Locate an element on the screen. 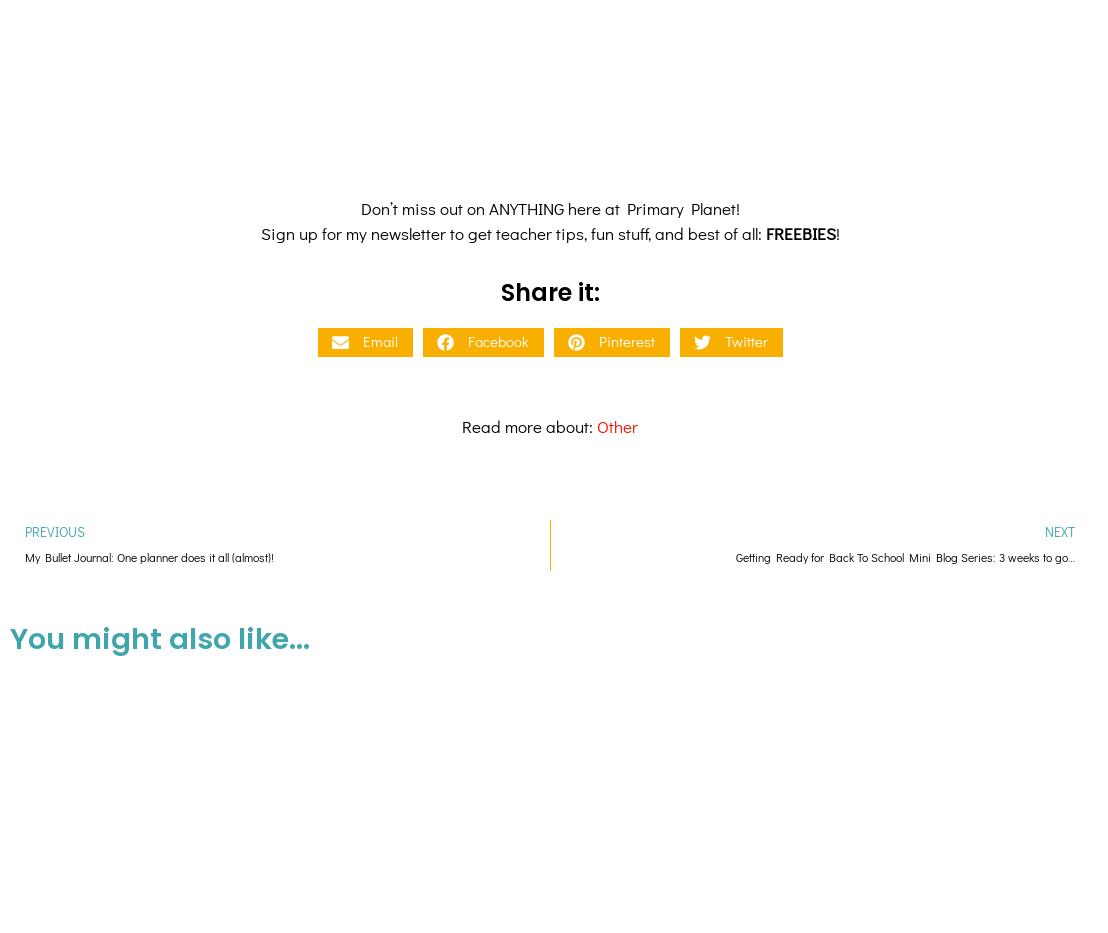 The height and width of the screenshot is (933, 1108). '!' is located at coordinates (836, 63).